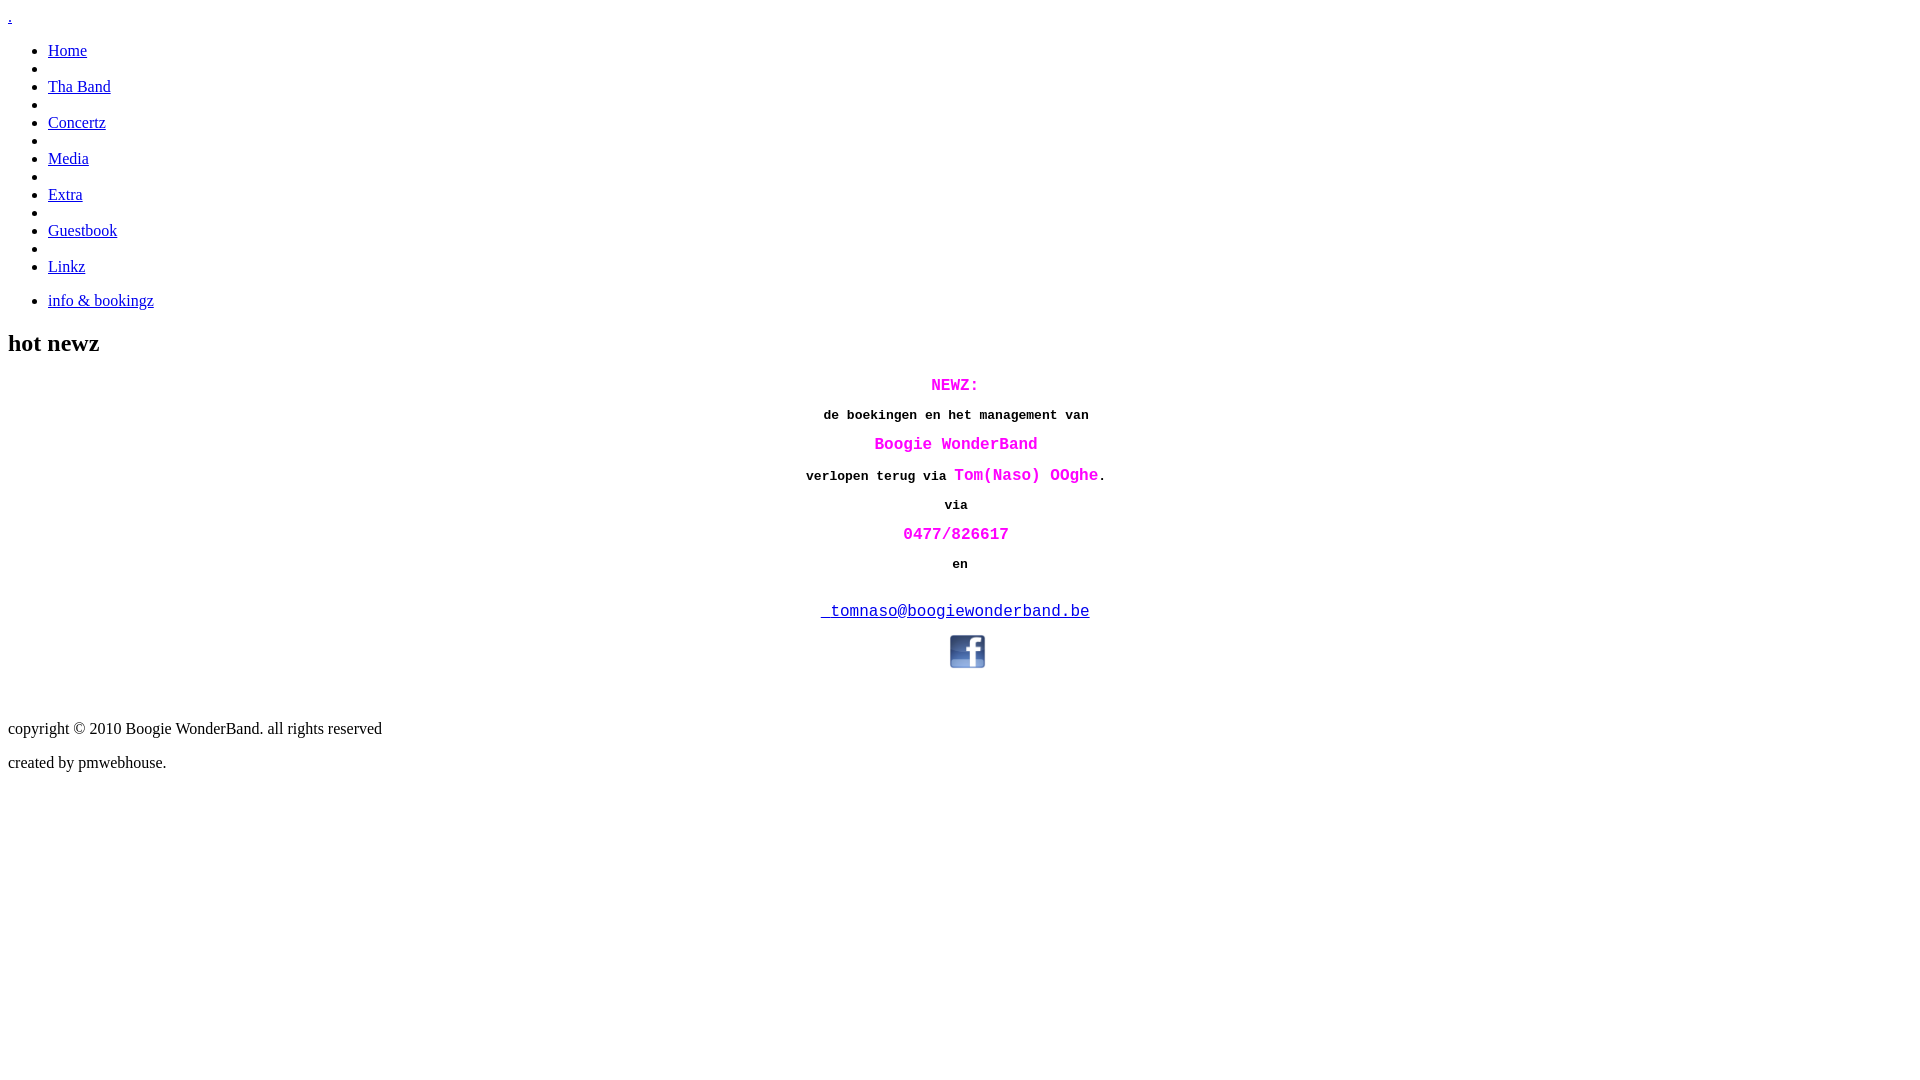 The image size is (1920, 1080). I want to click on 'Home', so click(67, 49).